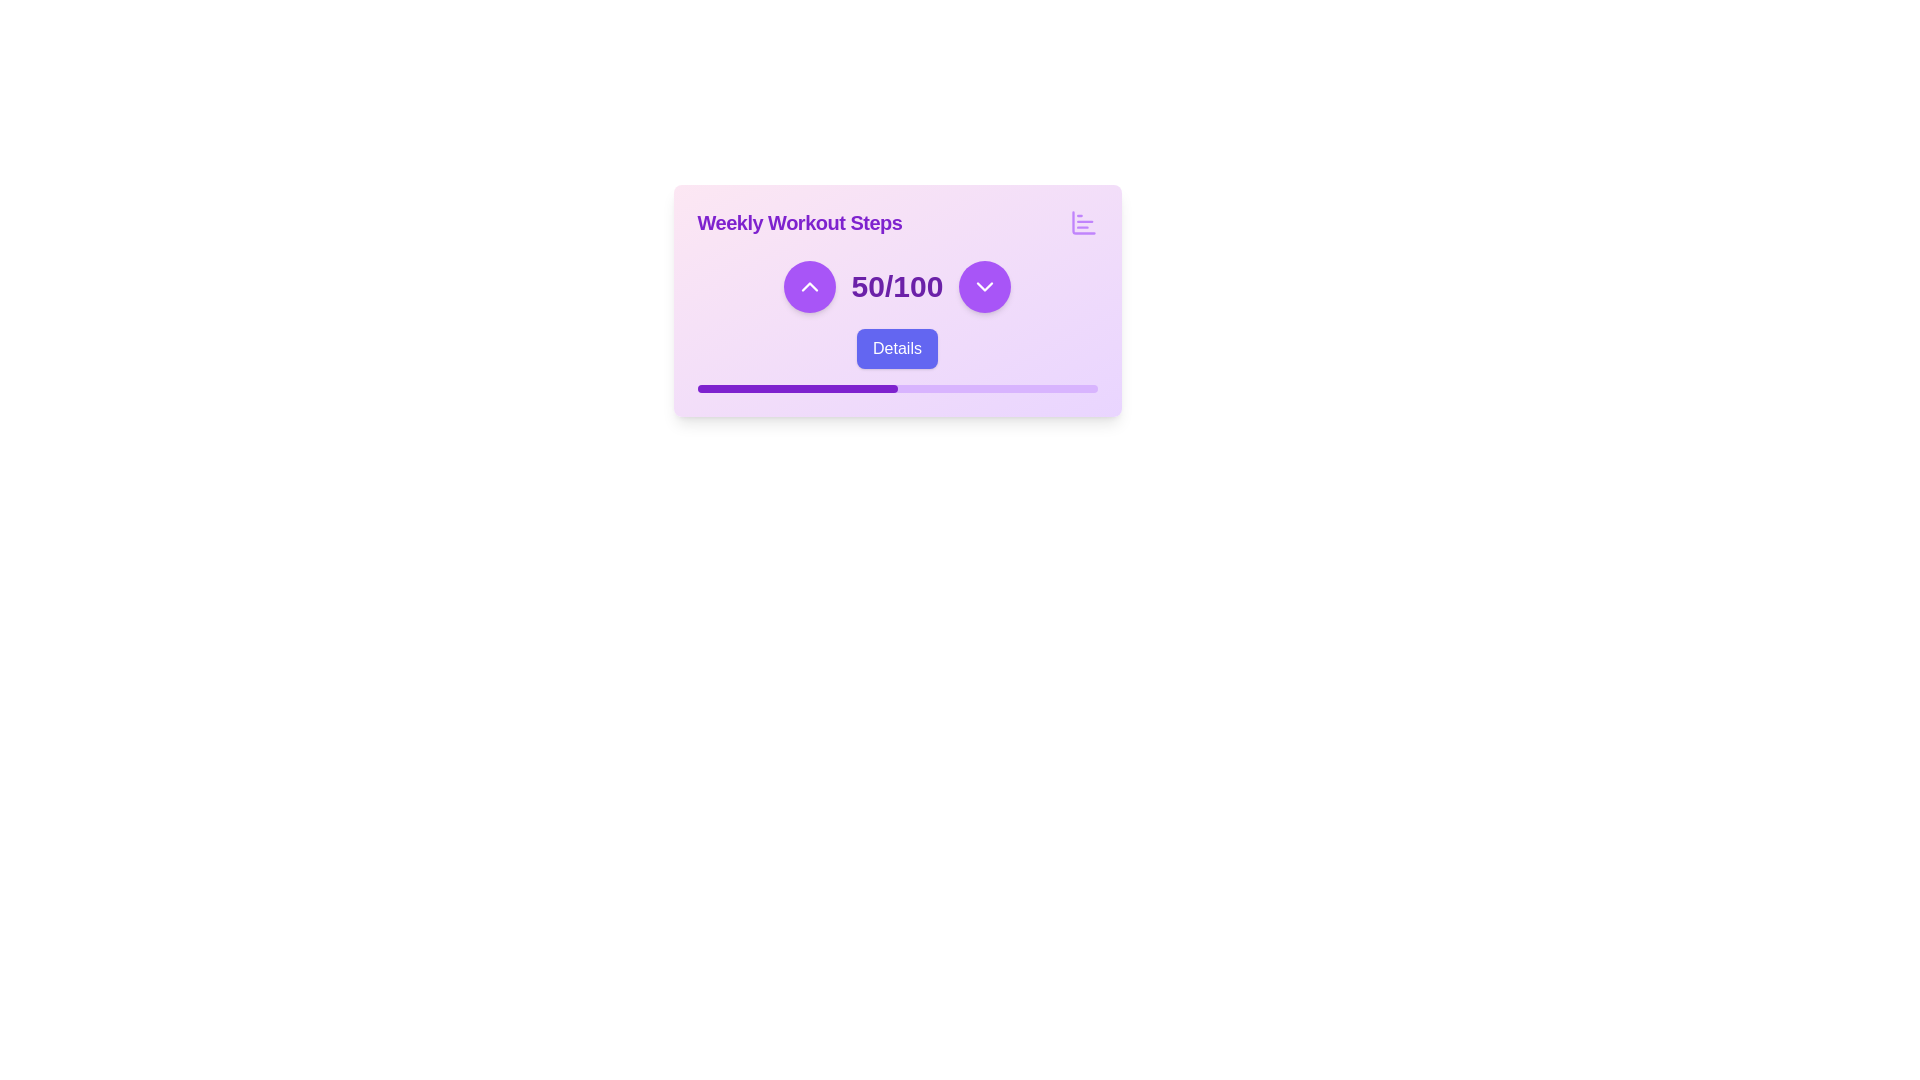  What do you see at coordinates (896, 286) in the screenshot?
I see `the text label displaying '50/100' in a bold purple font, located centrally inside the workout steps summary card` at bounding box center [896, 286].